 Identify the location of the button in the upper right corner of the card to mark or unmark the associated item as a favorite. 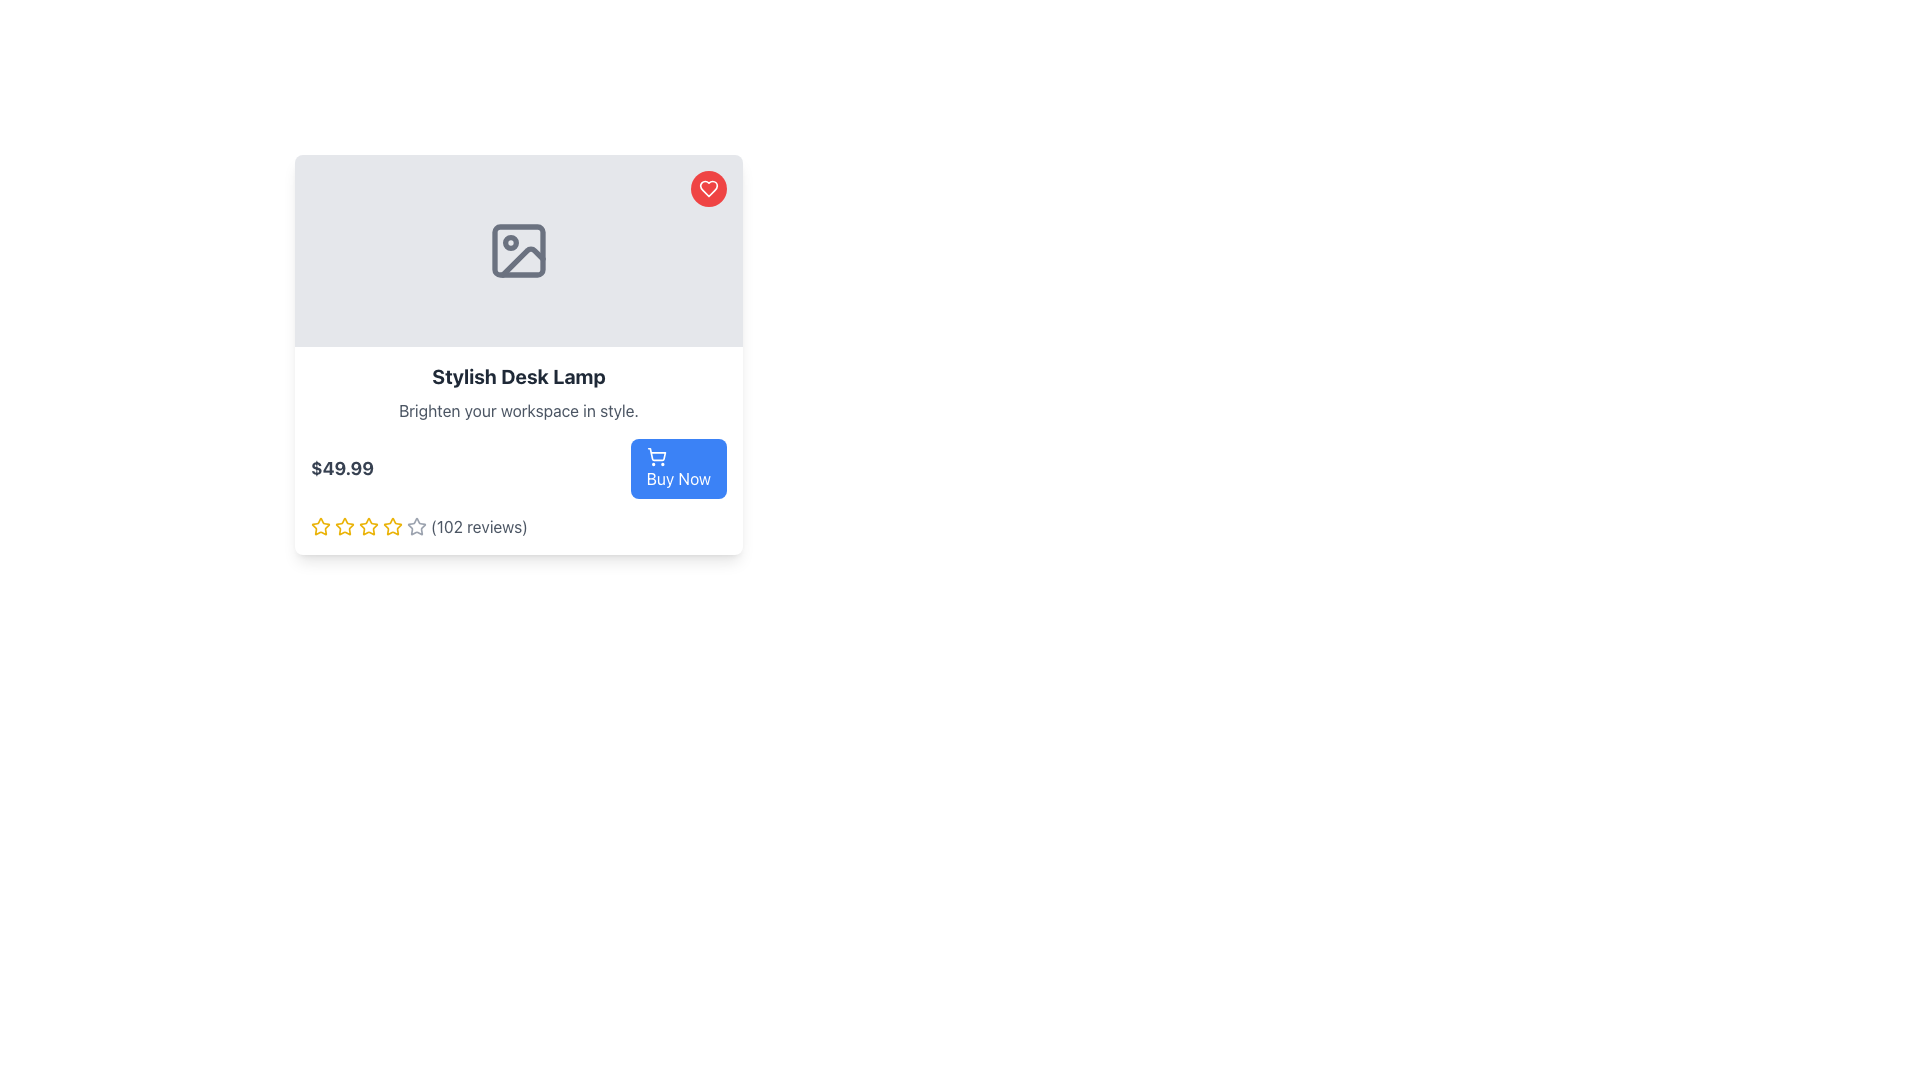
(709, 189).